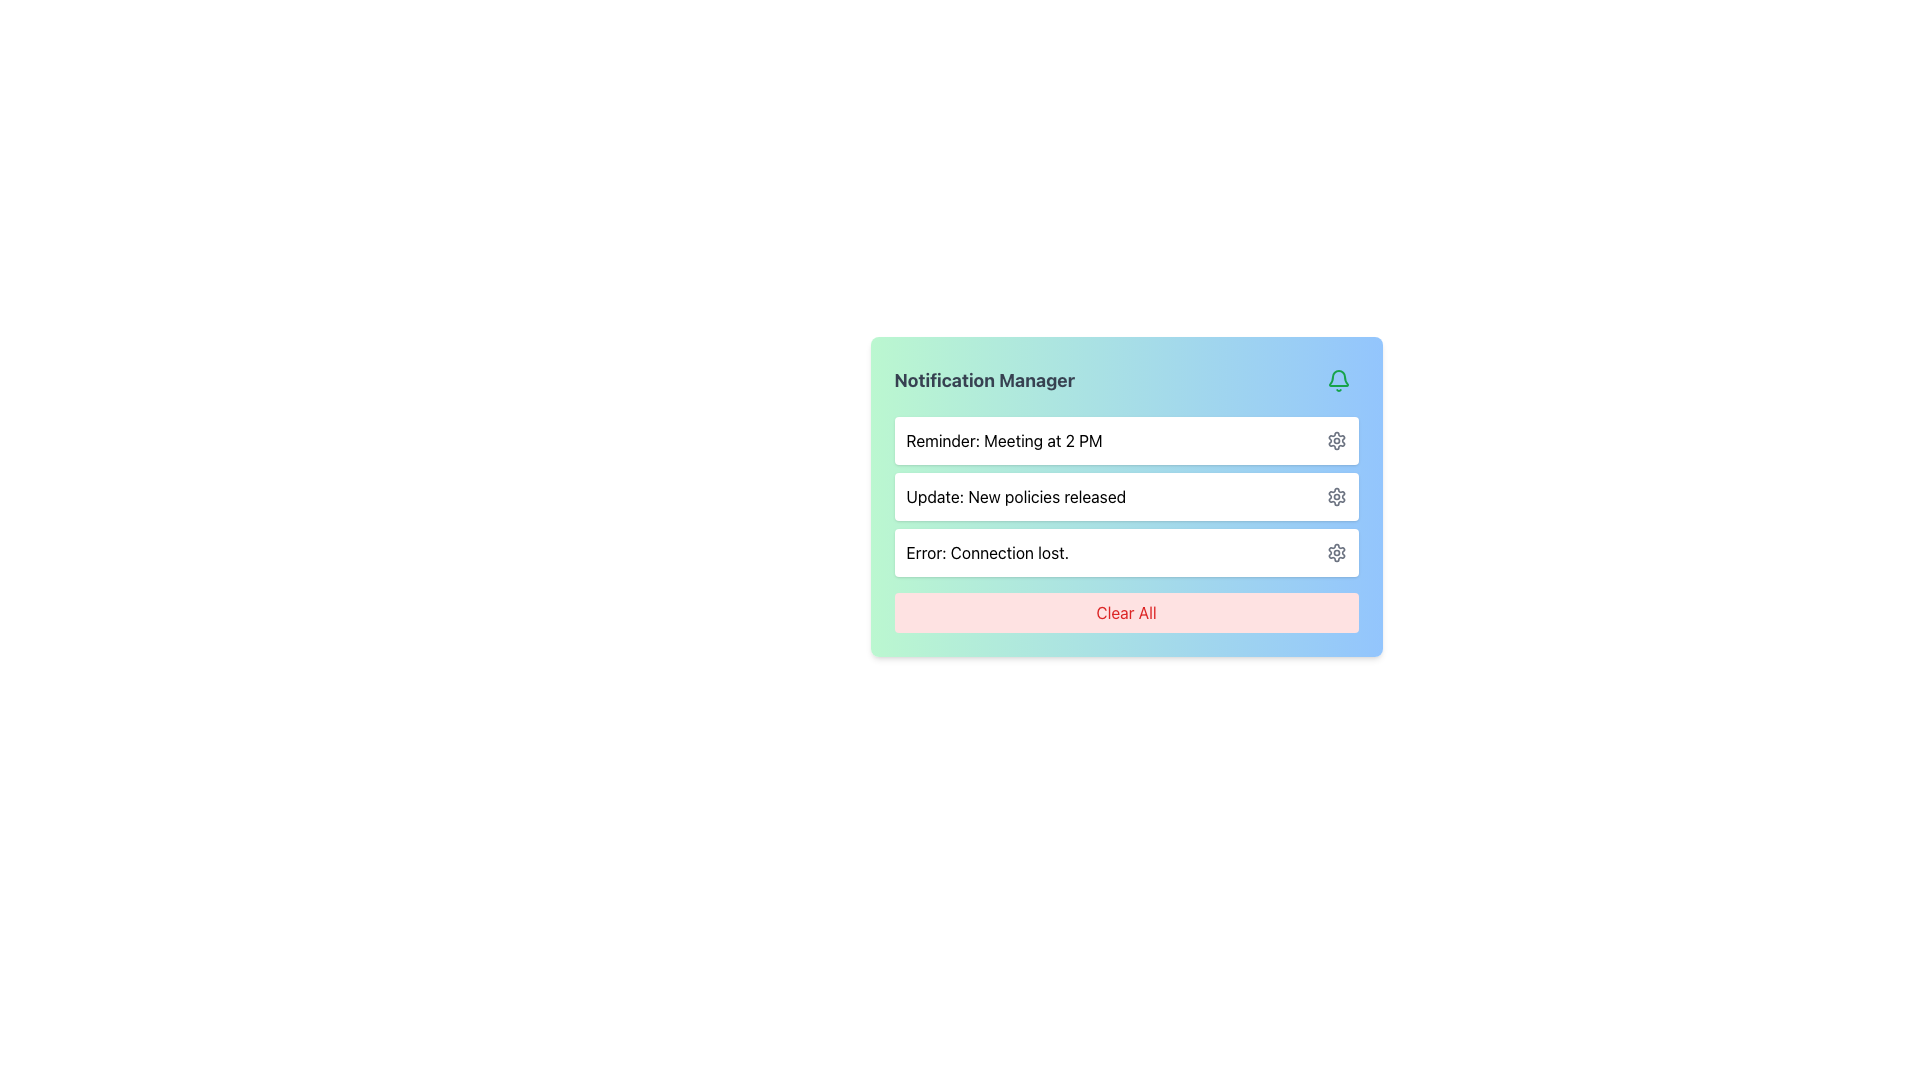 This screenshot has height=1080, width=1920. I want to click on error message displayed in the Notification Box that shows 'Error: Connection lost.' It is the third entry under 'Notification Manager', so click(1126, 552).